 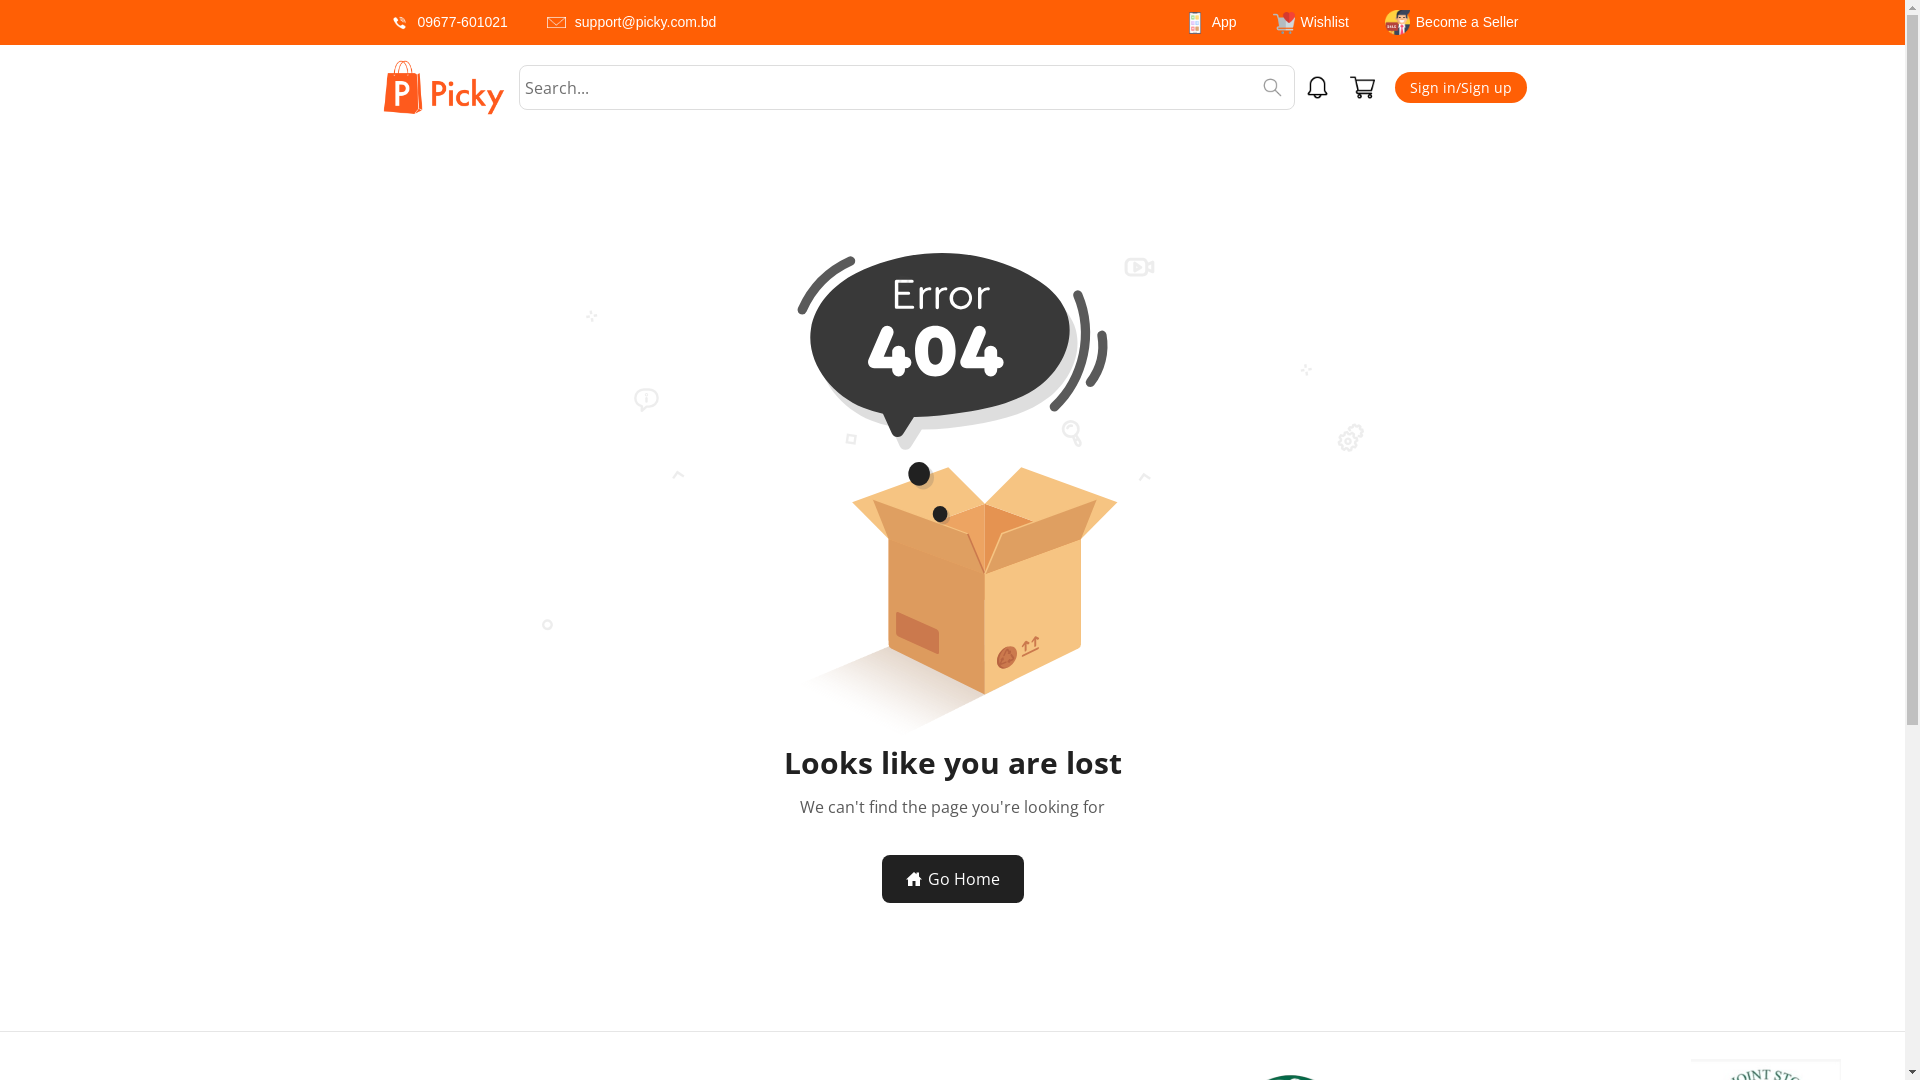 What do you see at coordinates (1209, 22) in the screenshot?
I see `'App'` at bounding box center [1209, 22].